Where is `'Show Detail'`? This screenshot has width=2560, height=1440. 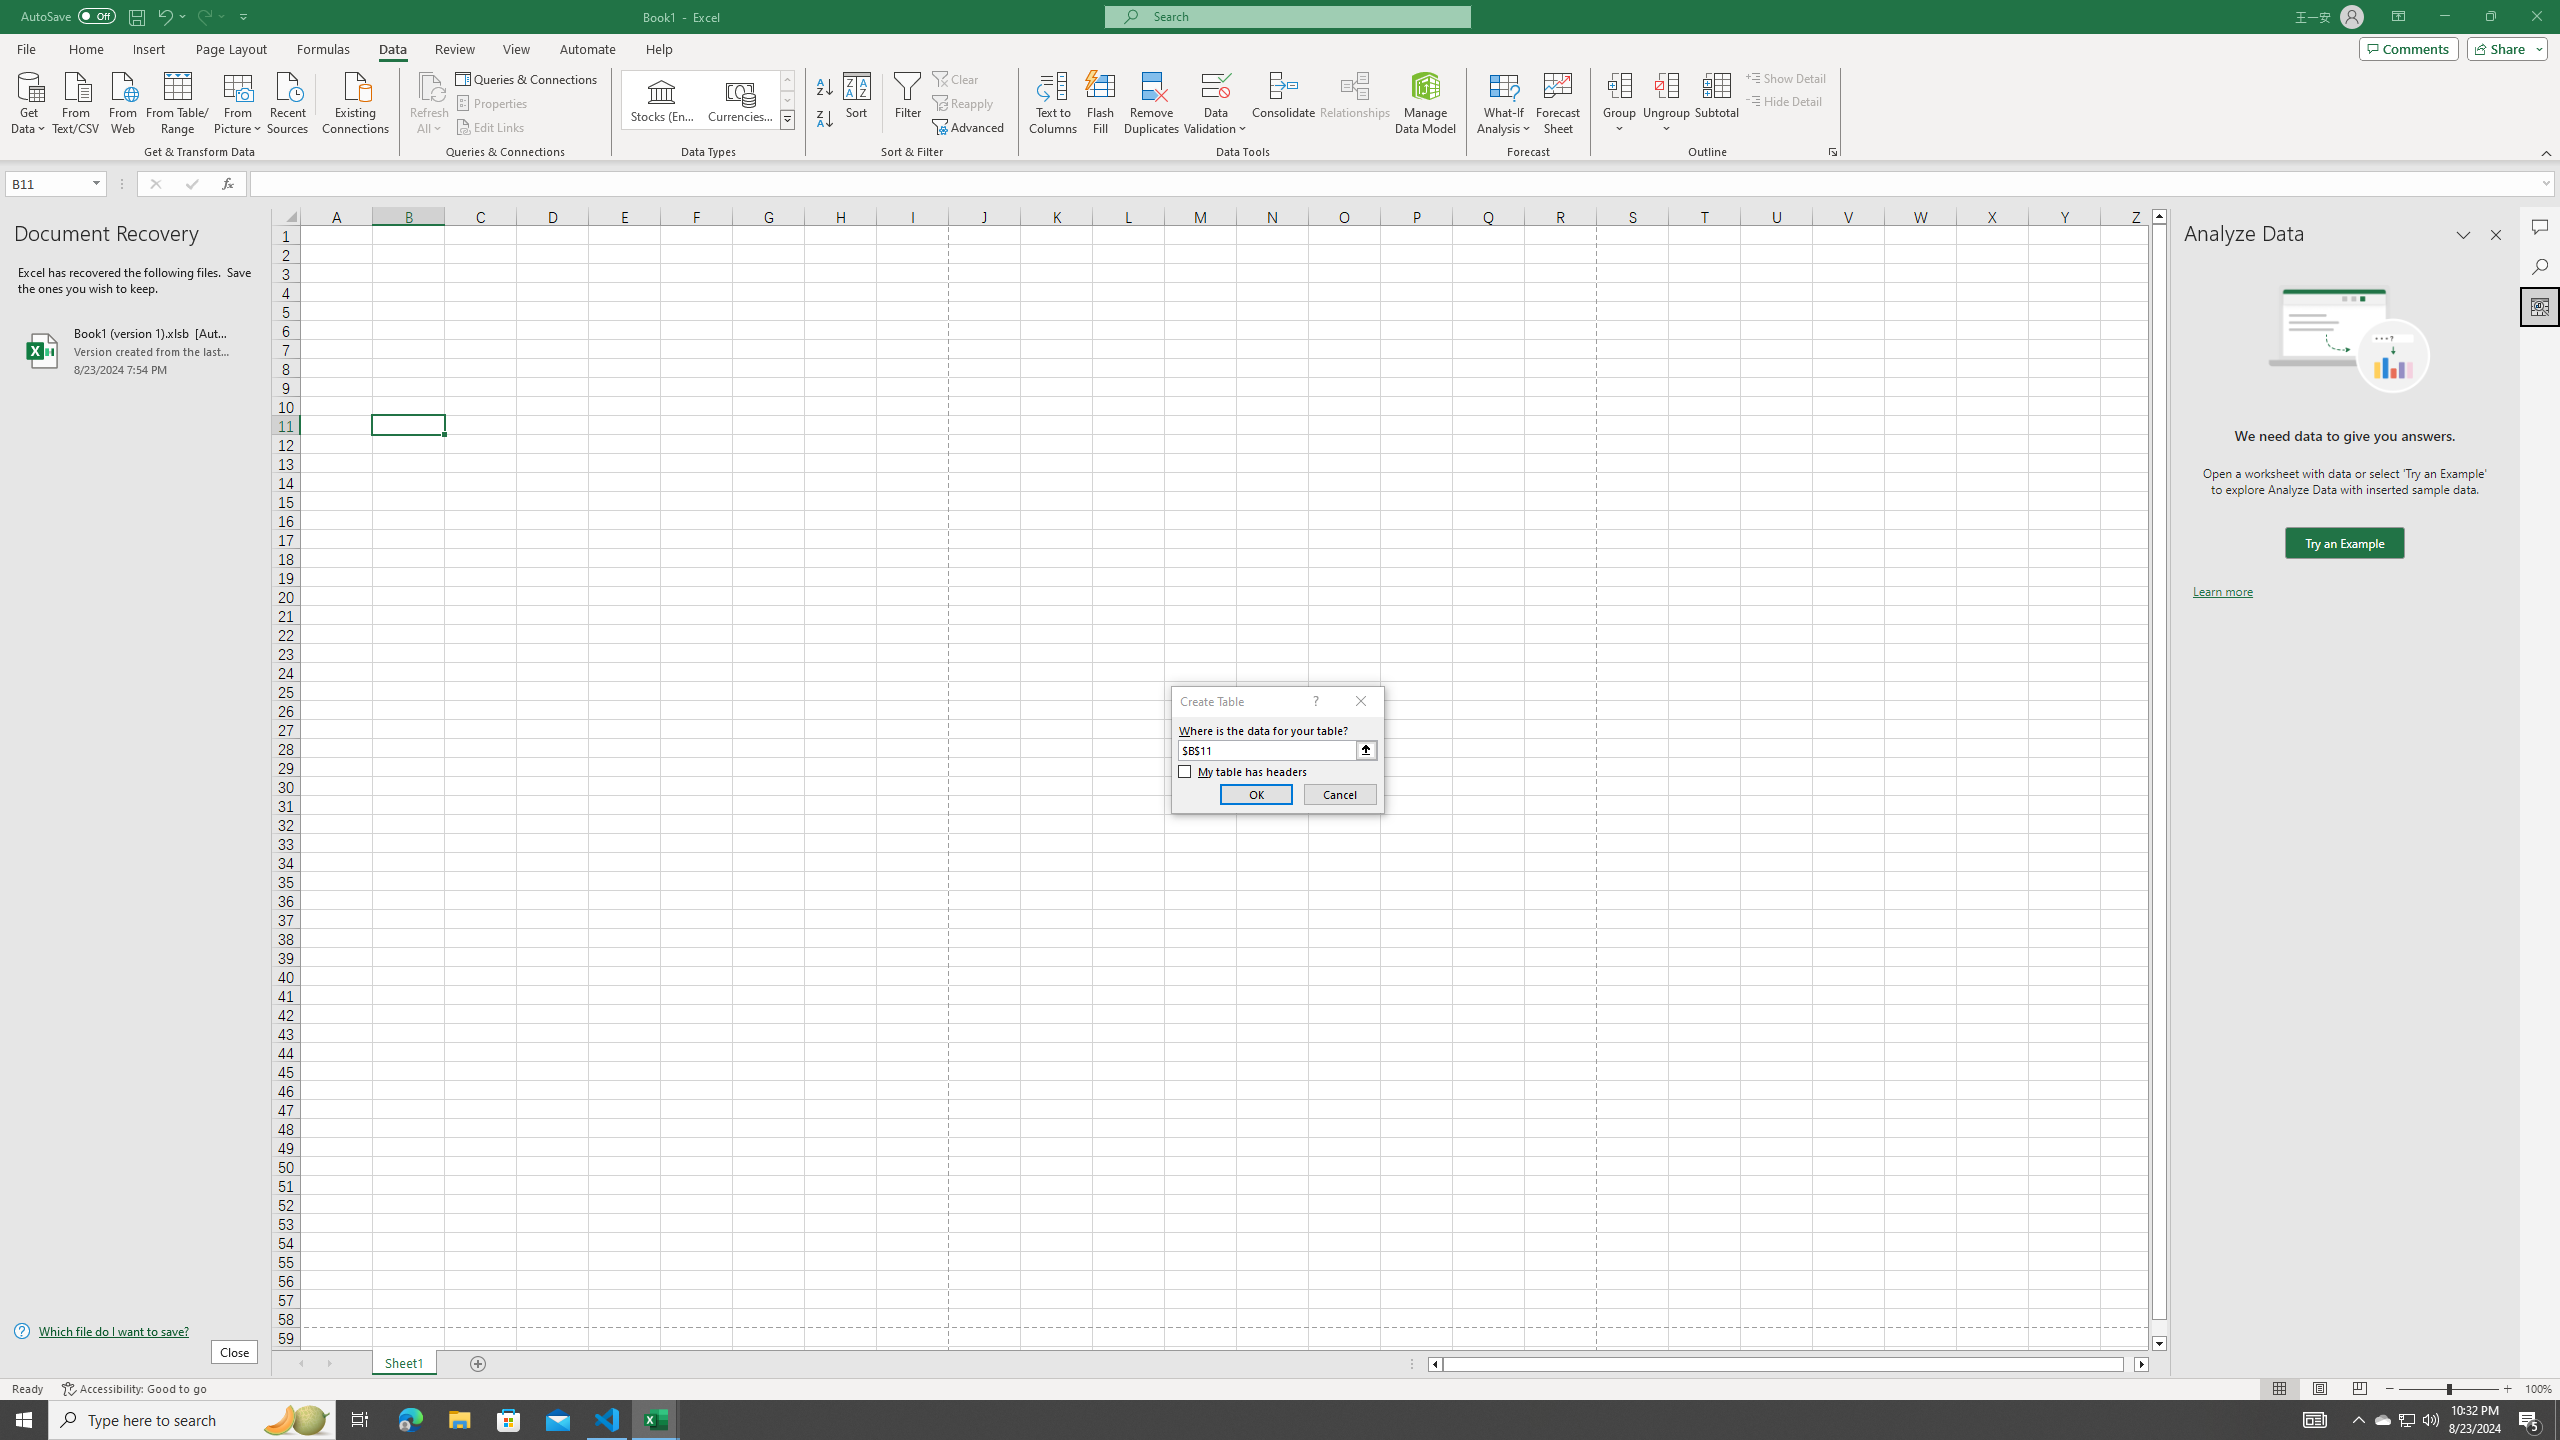
'Show Detail' is located at coordinates (1785, 77).